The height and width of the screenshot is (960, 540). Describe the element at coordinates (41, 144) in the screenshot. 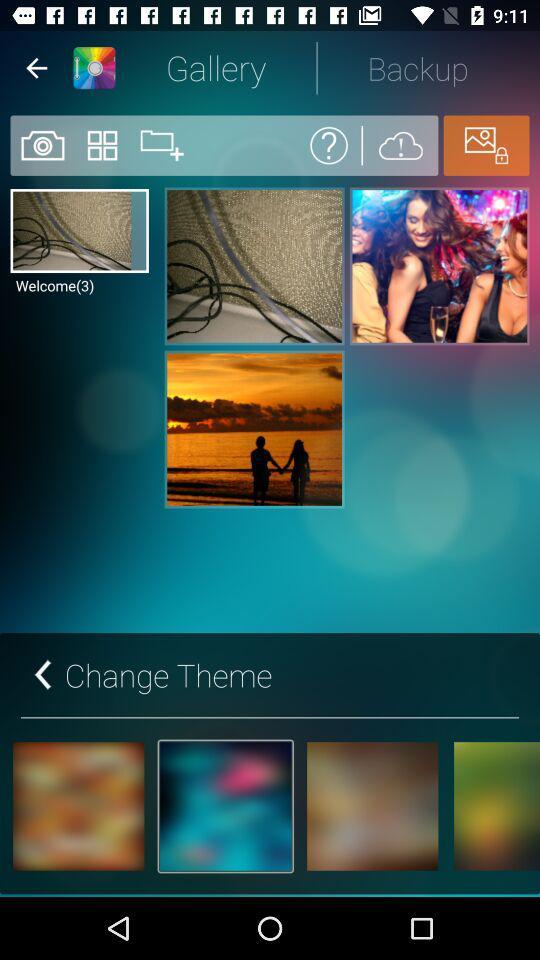

I see `the photo icon` at that location.